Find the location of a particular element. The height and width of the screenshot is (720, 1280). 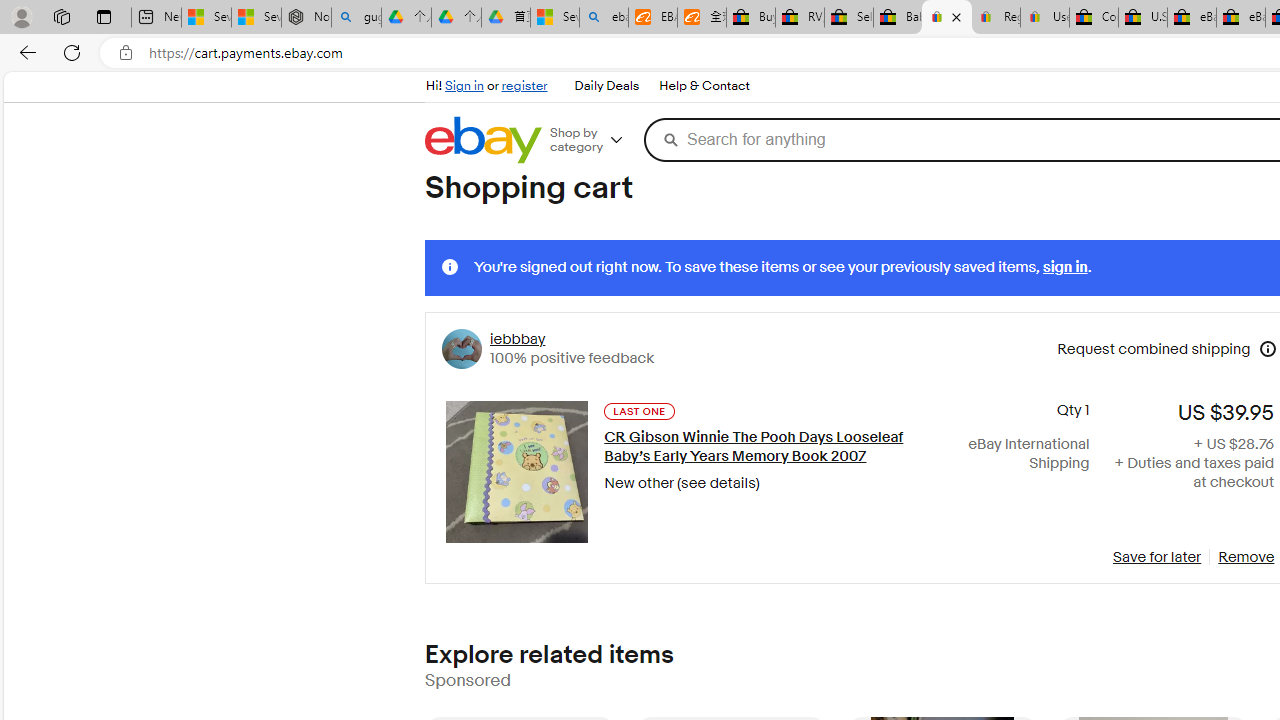

'Buy Auto Parts & Accessories | eBay' is located at coordinates (749, 17).